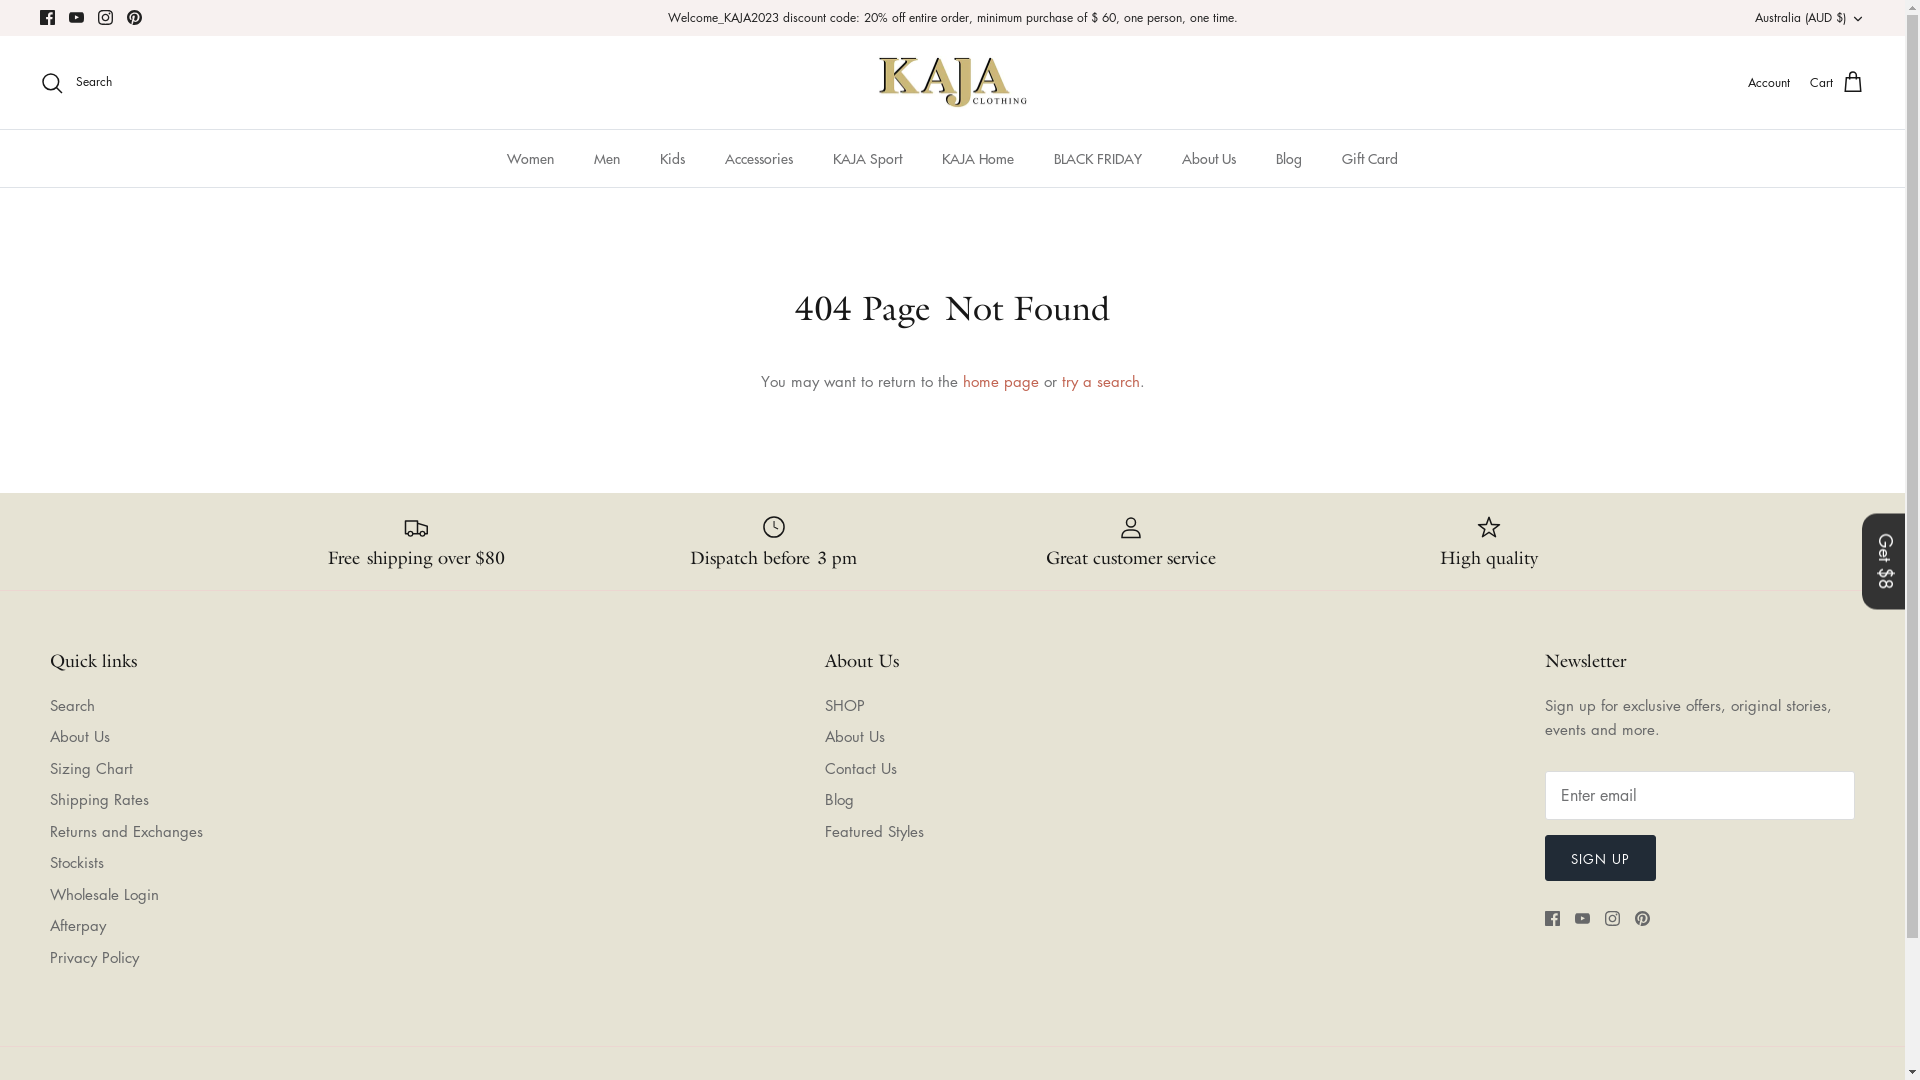 Image resolution: width=1920 pixels, height=1080 pixels. What do you see at coordinates (1097, 157) in the screenshot?
I see `'BLACK FRIDAY'` at bounding box center [1097, 157].